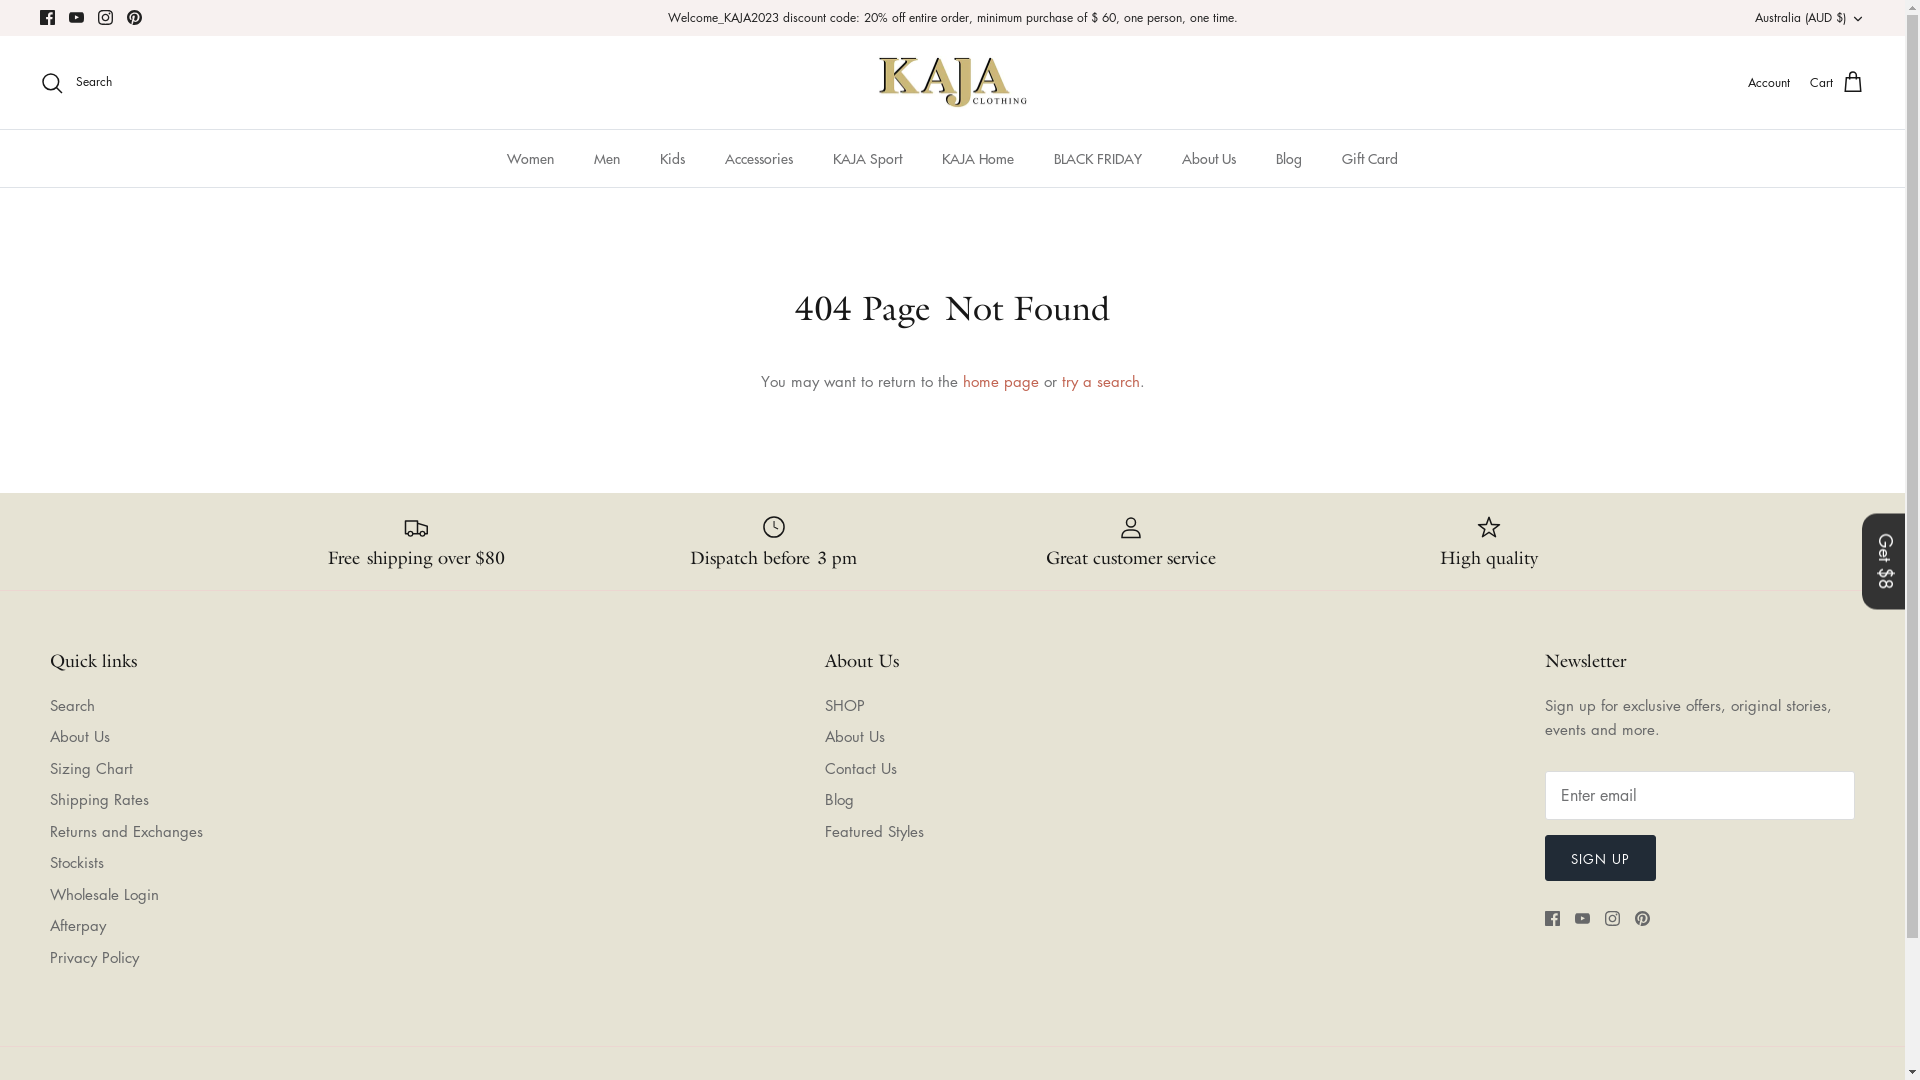 Image resolution: width=1920 pixels, height=1080 pixels. What do you see at coordinates (1097, 157) in the screenshot?
I see `'BLACK FRIDAY'` at bounding box center [1097, 157].